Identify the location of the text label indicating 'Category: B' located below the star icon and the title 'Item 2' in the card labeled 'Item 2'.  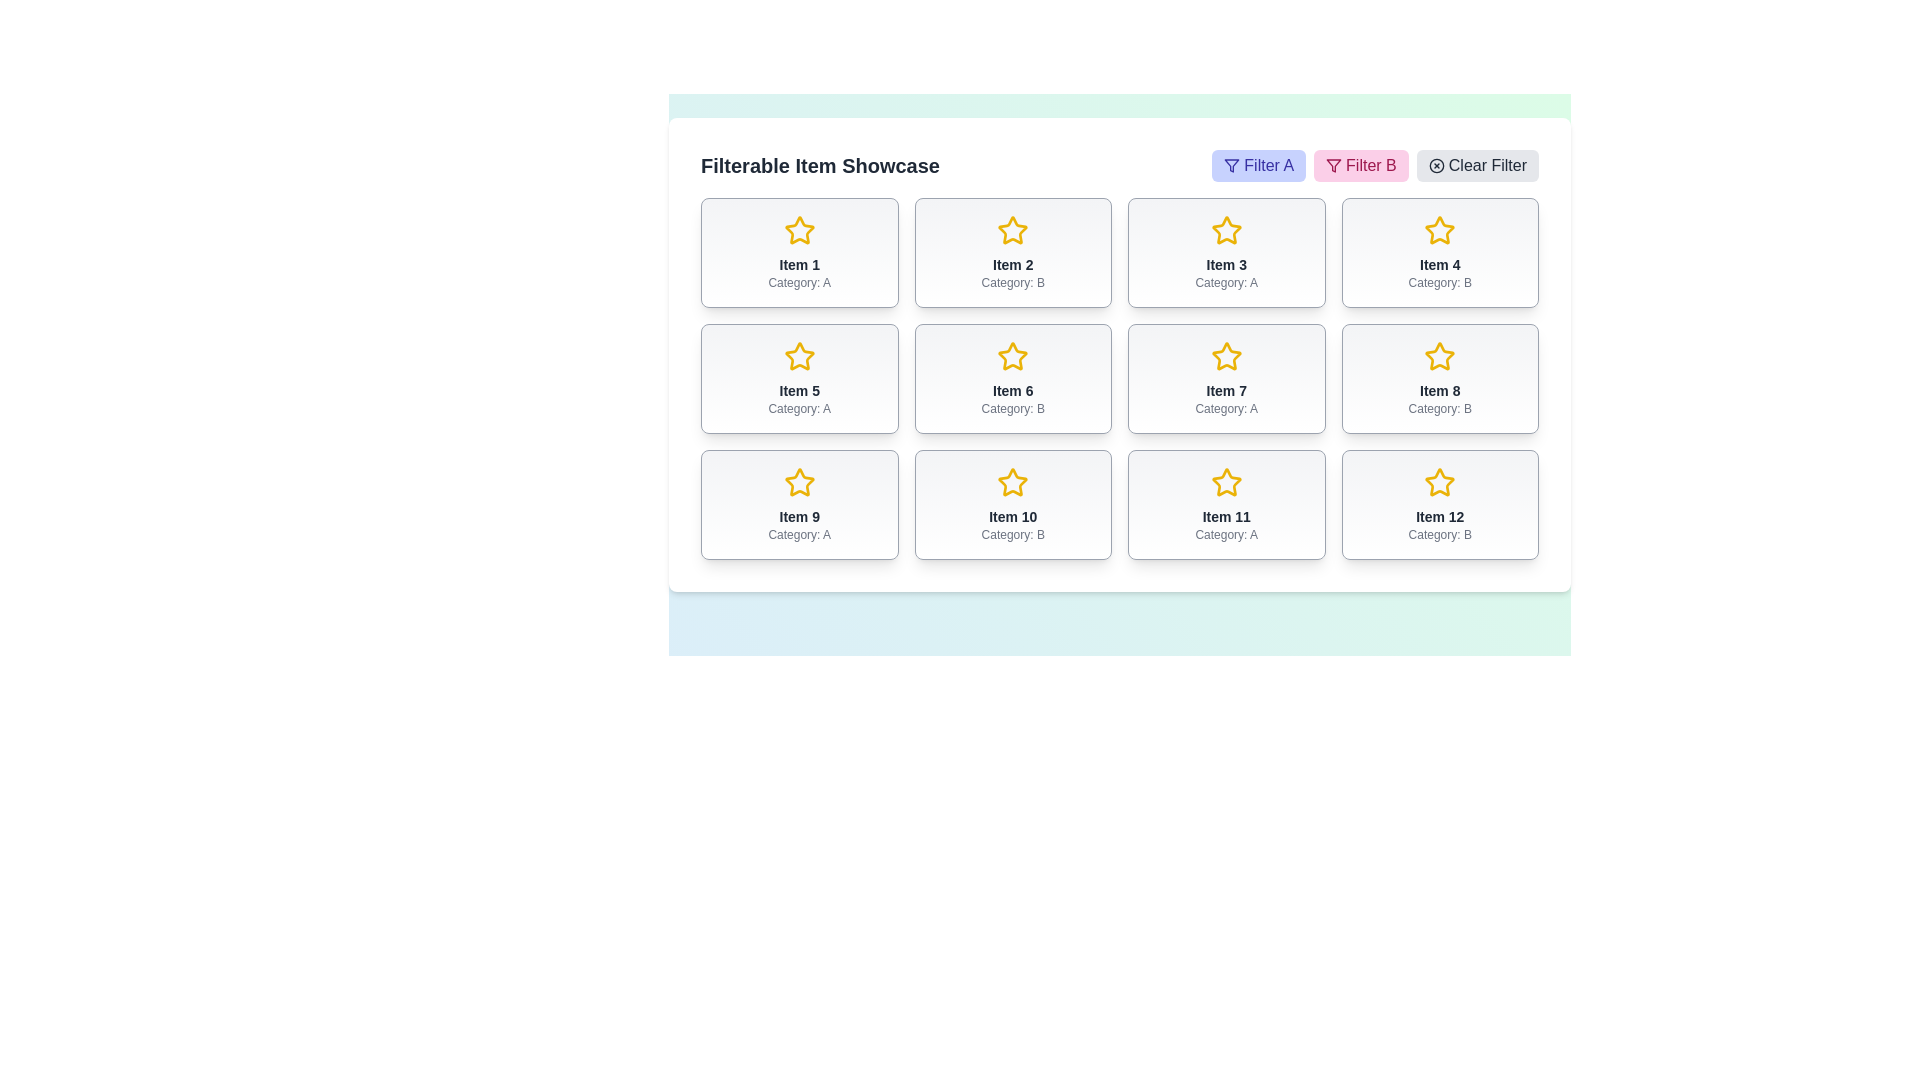
(1013, 282).